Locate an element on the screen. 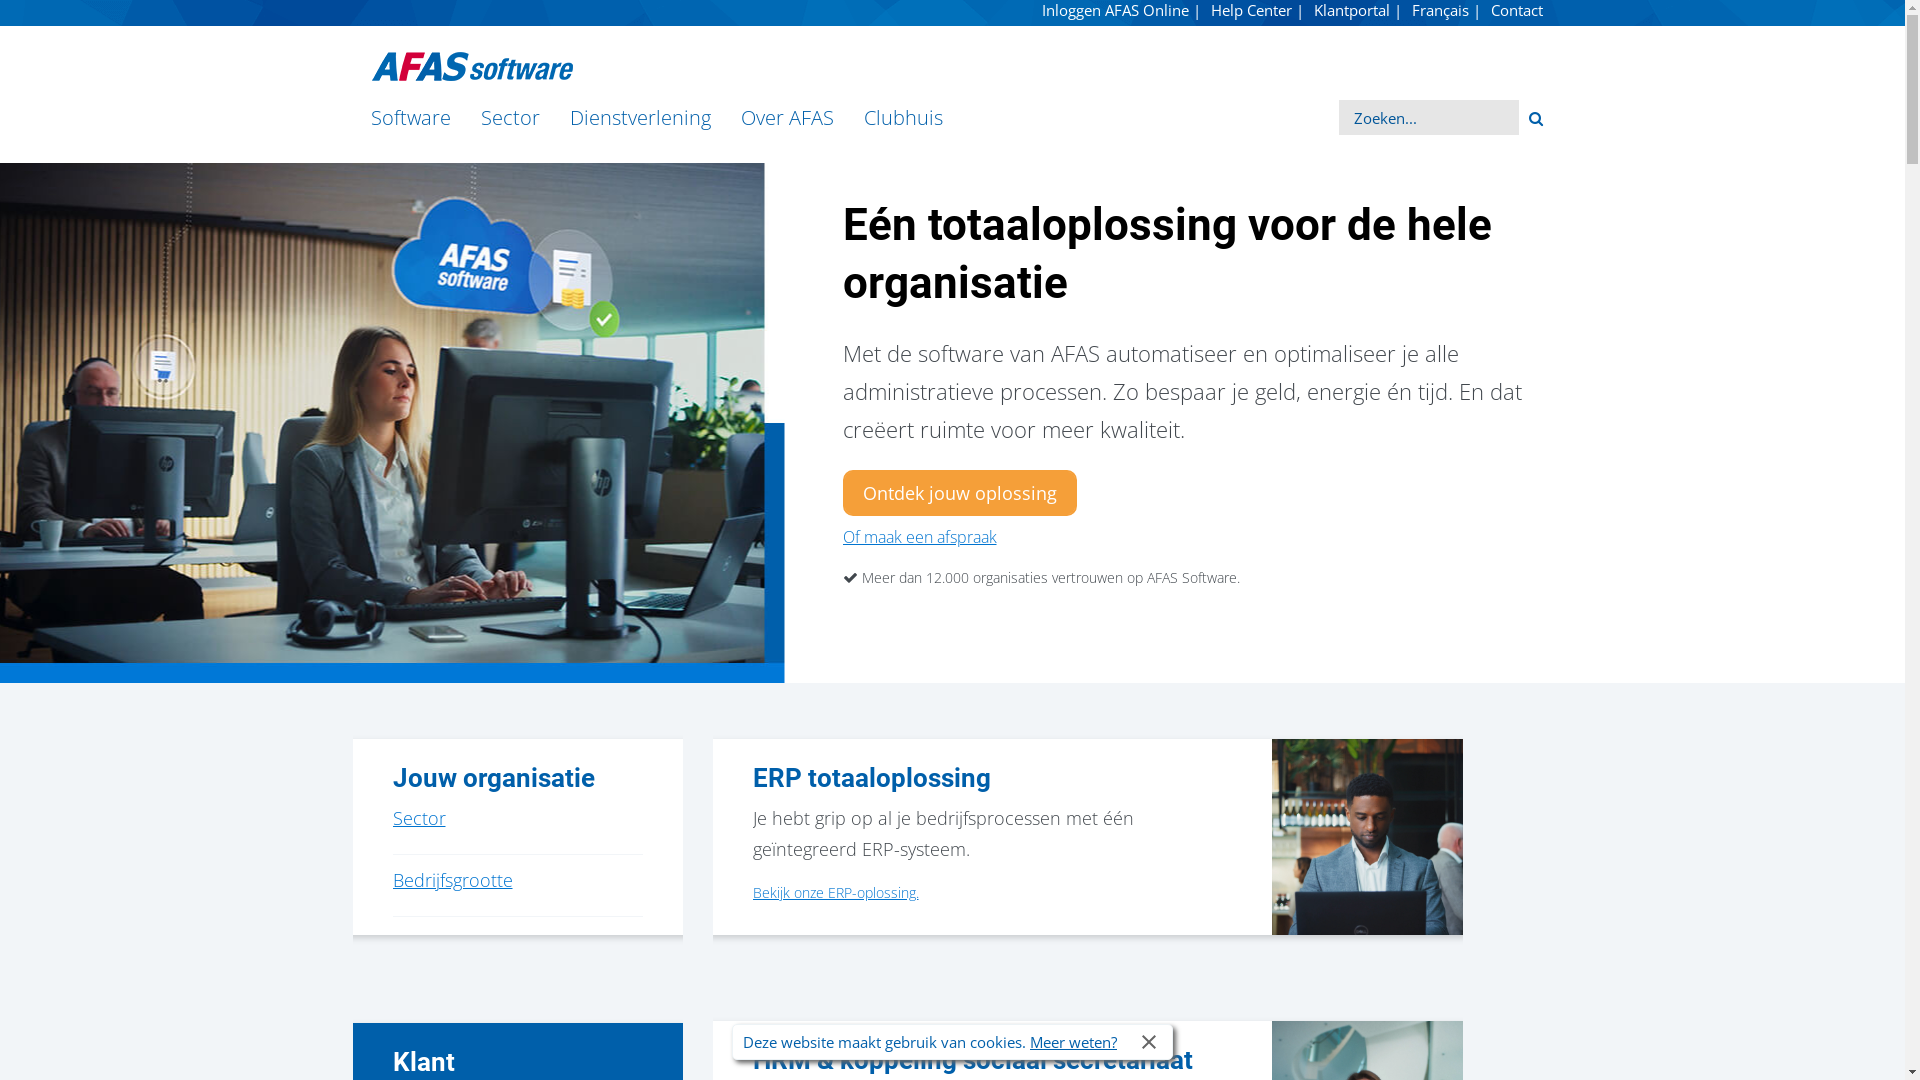  'Meer weten?' is located at coordinates (1072, 1040).